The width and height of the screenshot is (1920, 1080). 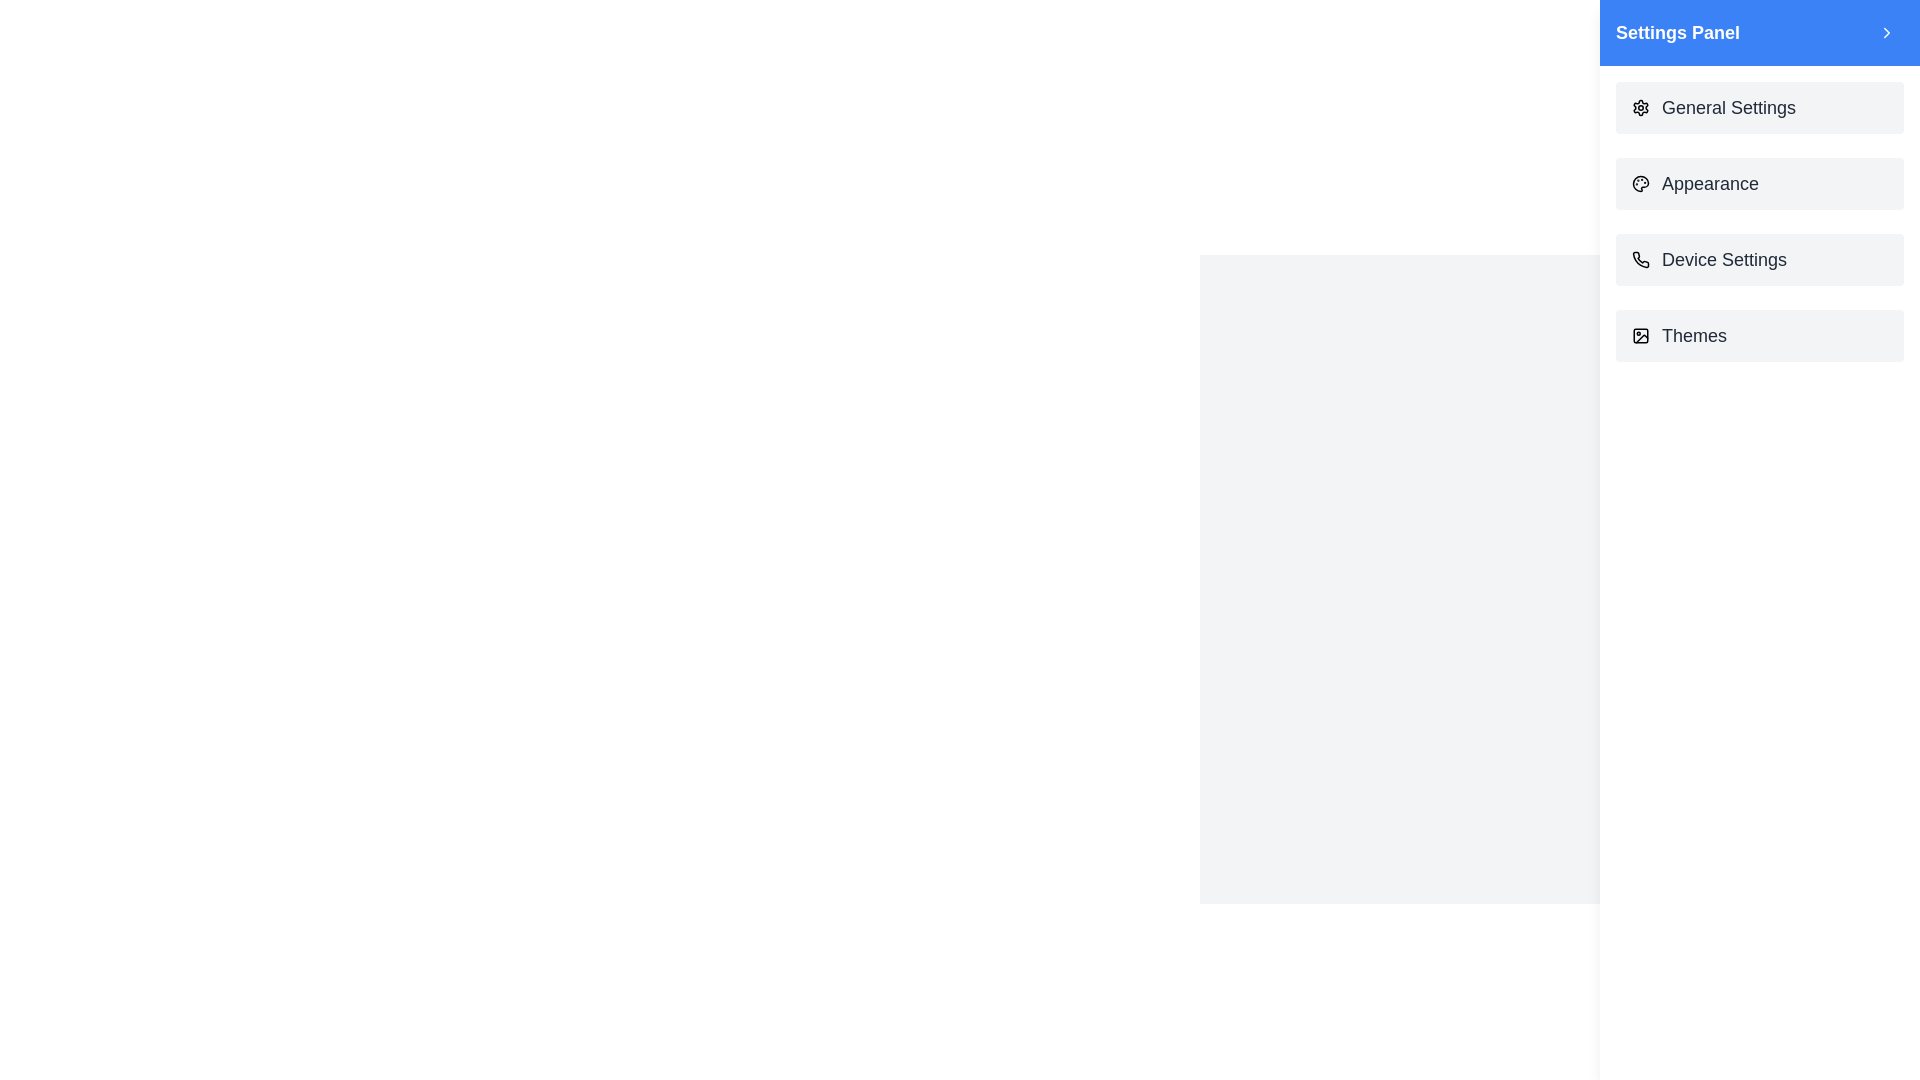 What do you see at coordinates (1641, 184) in the screenshot?
I see `the 'Appearance' settings icon located to the left of the 'Appearance' text label in the settings panel` at bounding box center [1641, 184].